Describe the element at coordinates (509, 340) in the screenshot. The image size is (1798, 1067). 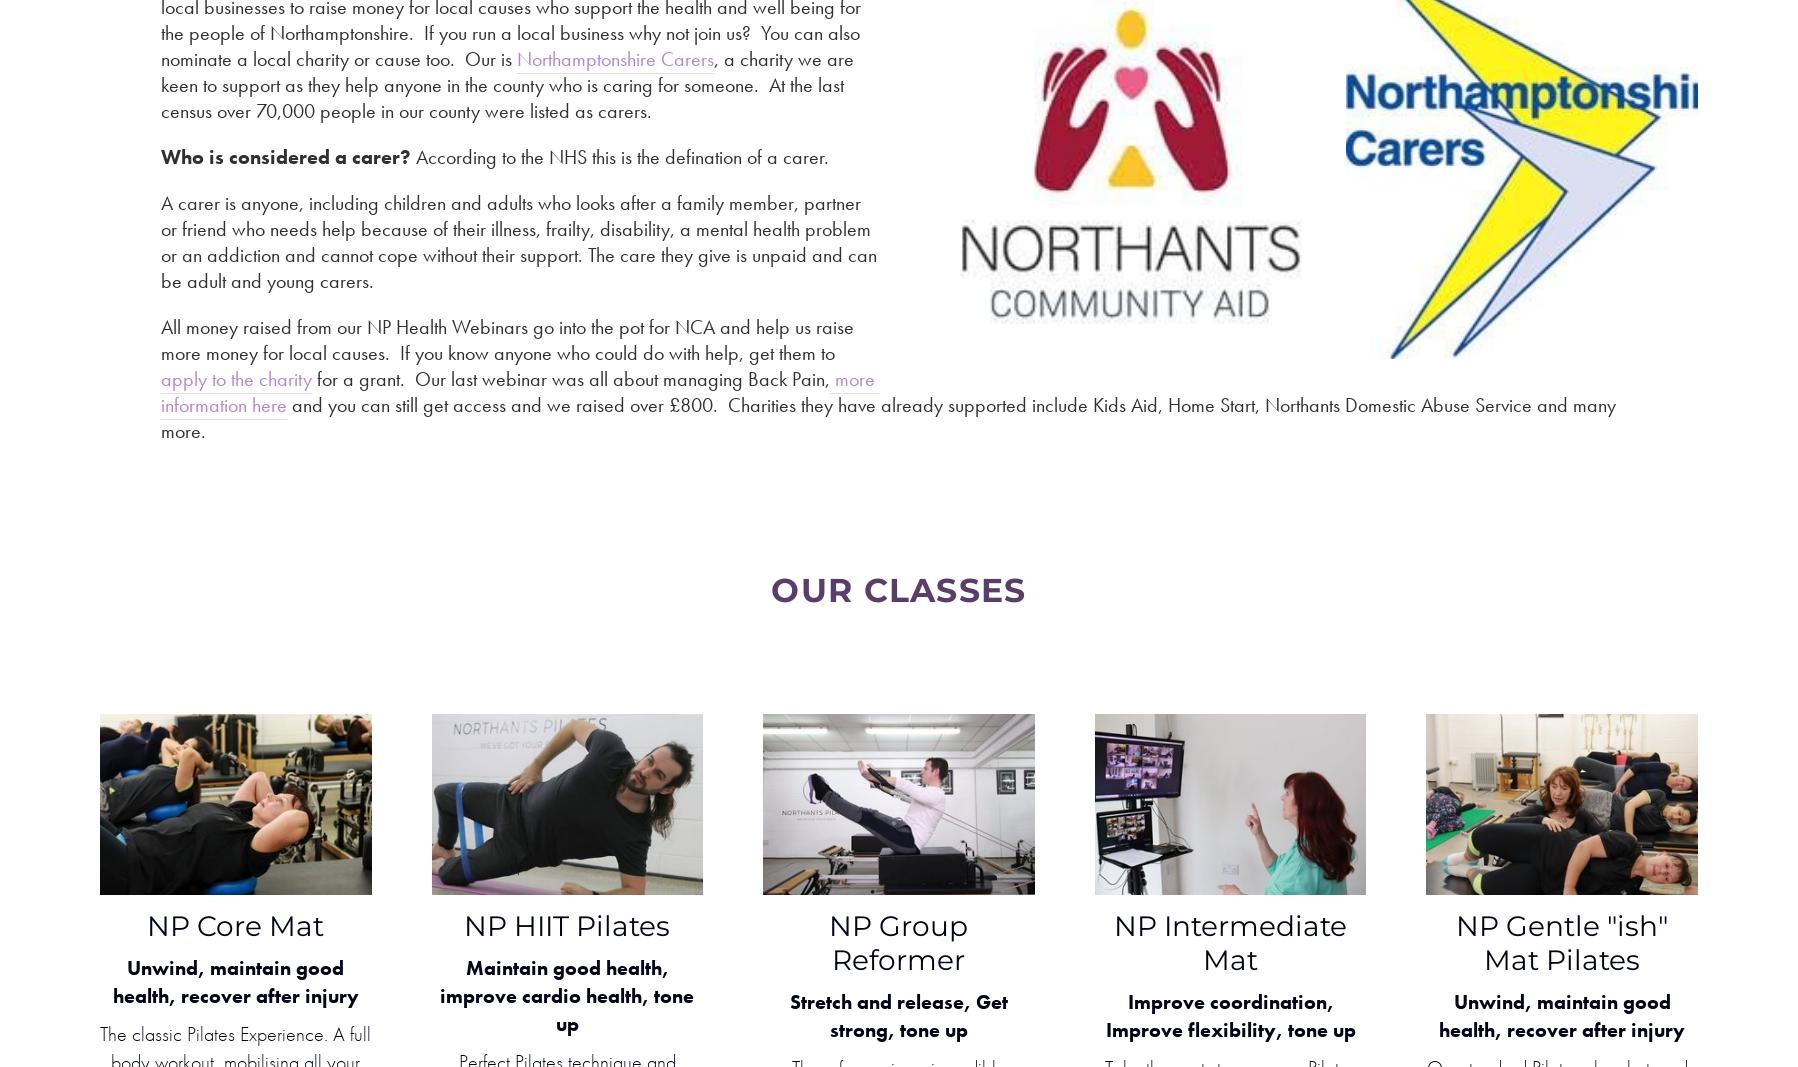
I see `'All money raised from our NP Health Webinars go into the pot for NCA and help us raise more money for local causes.  If you know anyone who could do with help, get them to'` at that location.